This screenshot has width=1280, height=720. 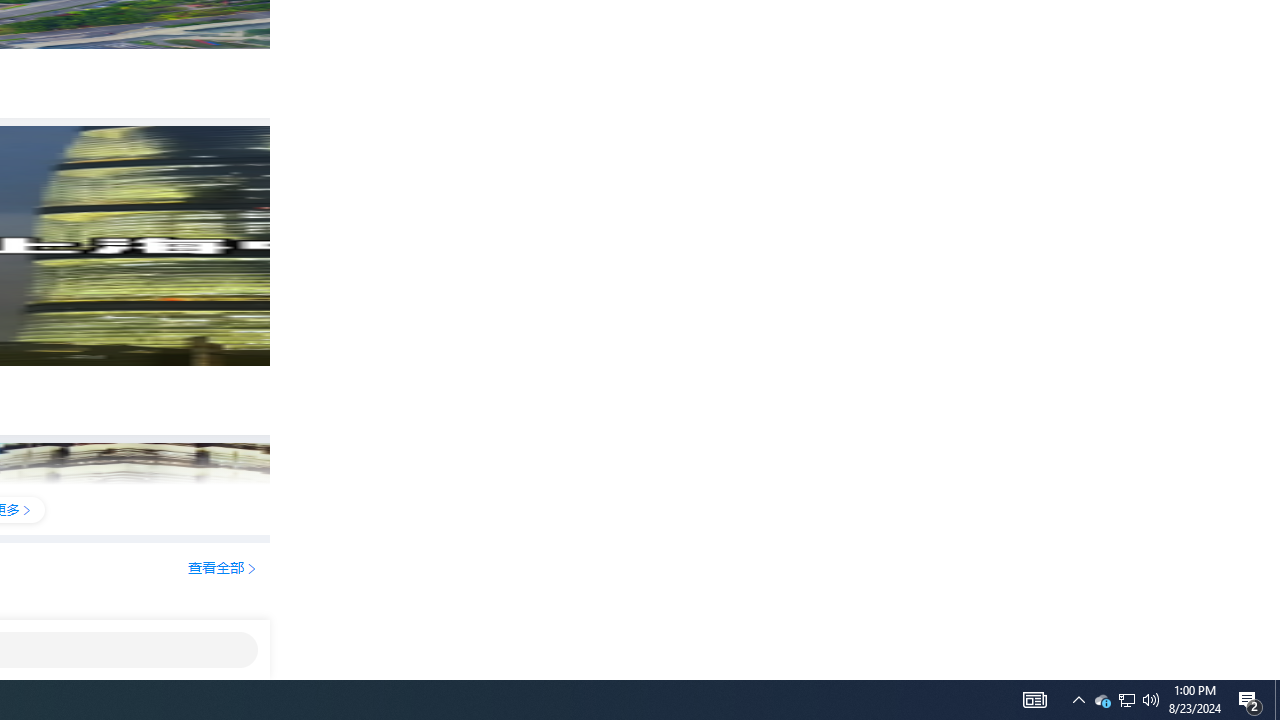 What do you see at coordinates (1151, 698) in the screenshot?
I see `'Q2790: 100%'` at bounding box center [1151, 698].